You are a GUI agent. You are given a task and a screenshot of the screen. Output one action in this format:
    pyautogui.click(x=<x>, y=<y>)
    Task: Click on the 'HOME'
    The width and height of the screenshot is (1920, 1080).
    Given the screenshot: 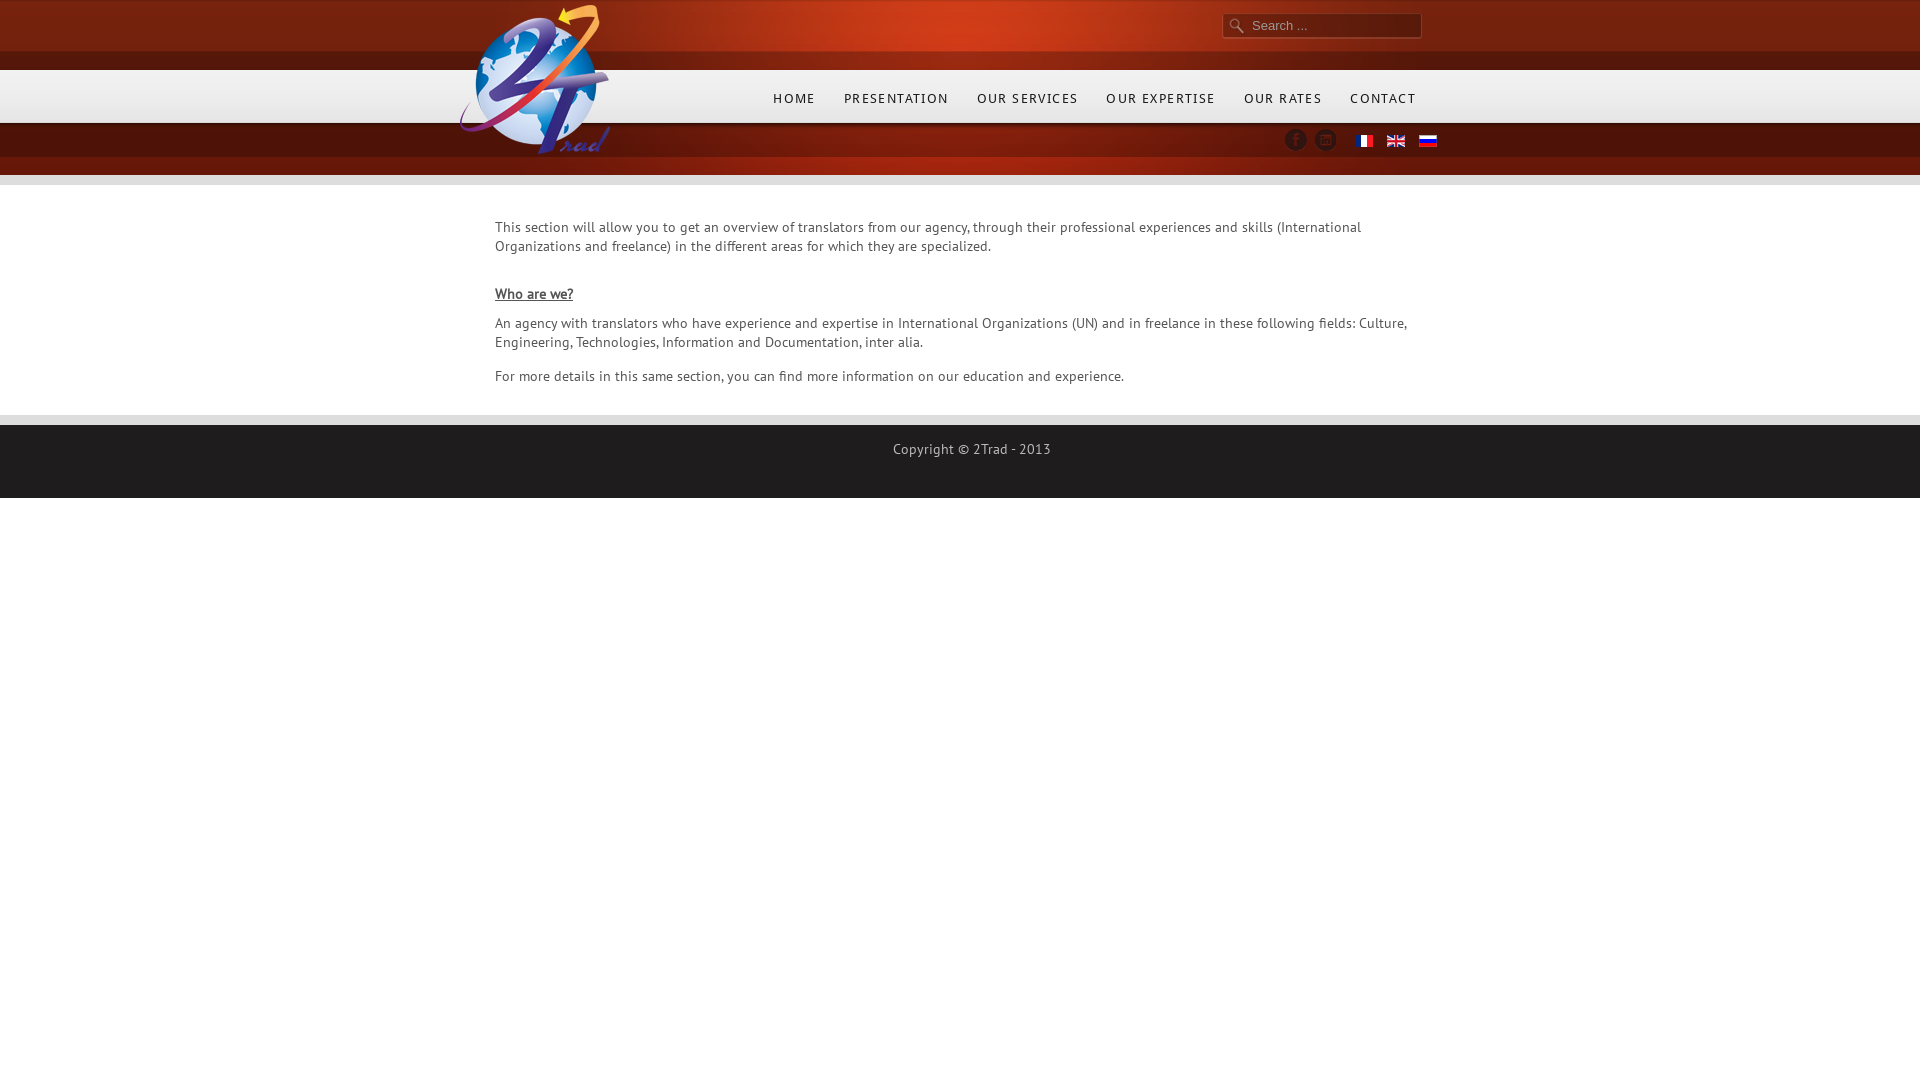 What is the action you would take?
    pyautogui.click(x=793, y=104)
    